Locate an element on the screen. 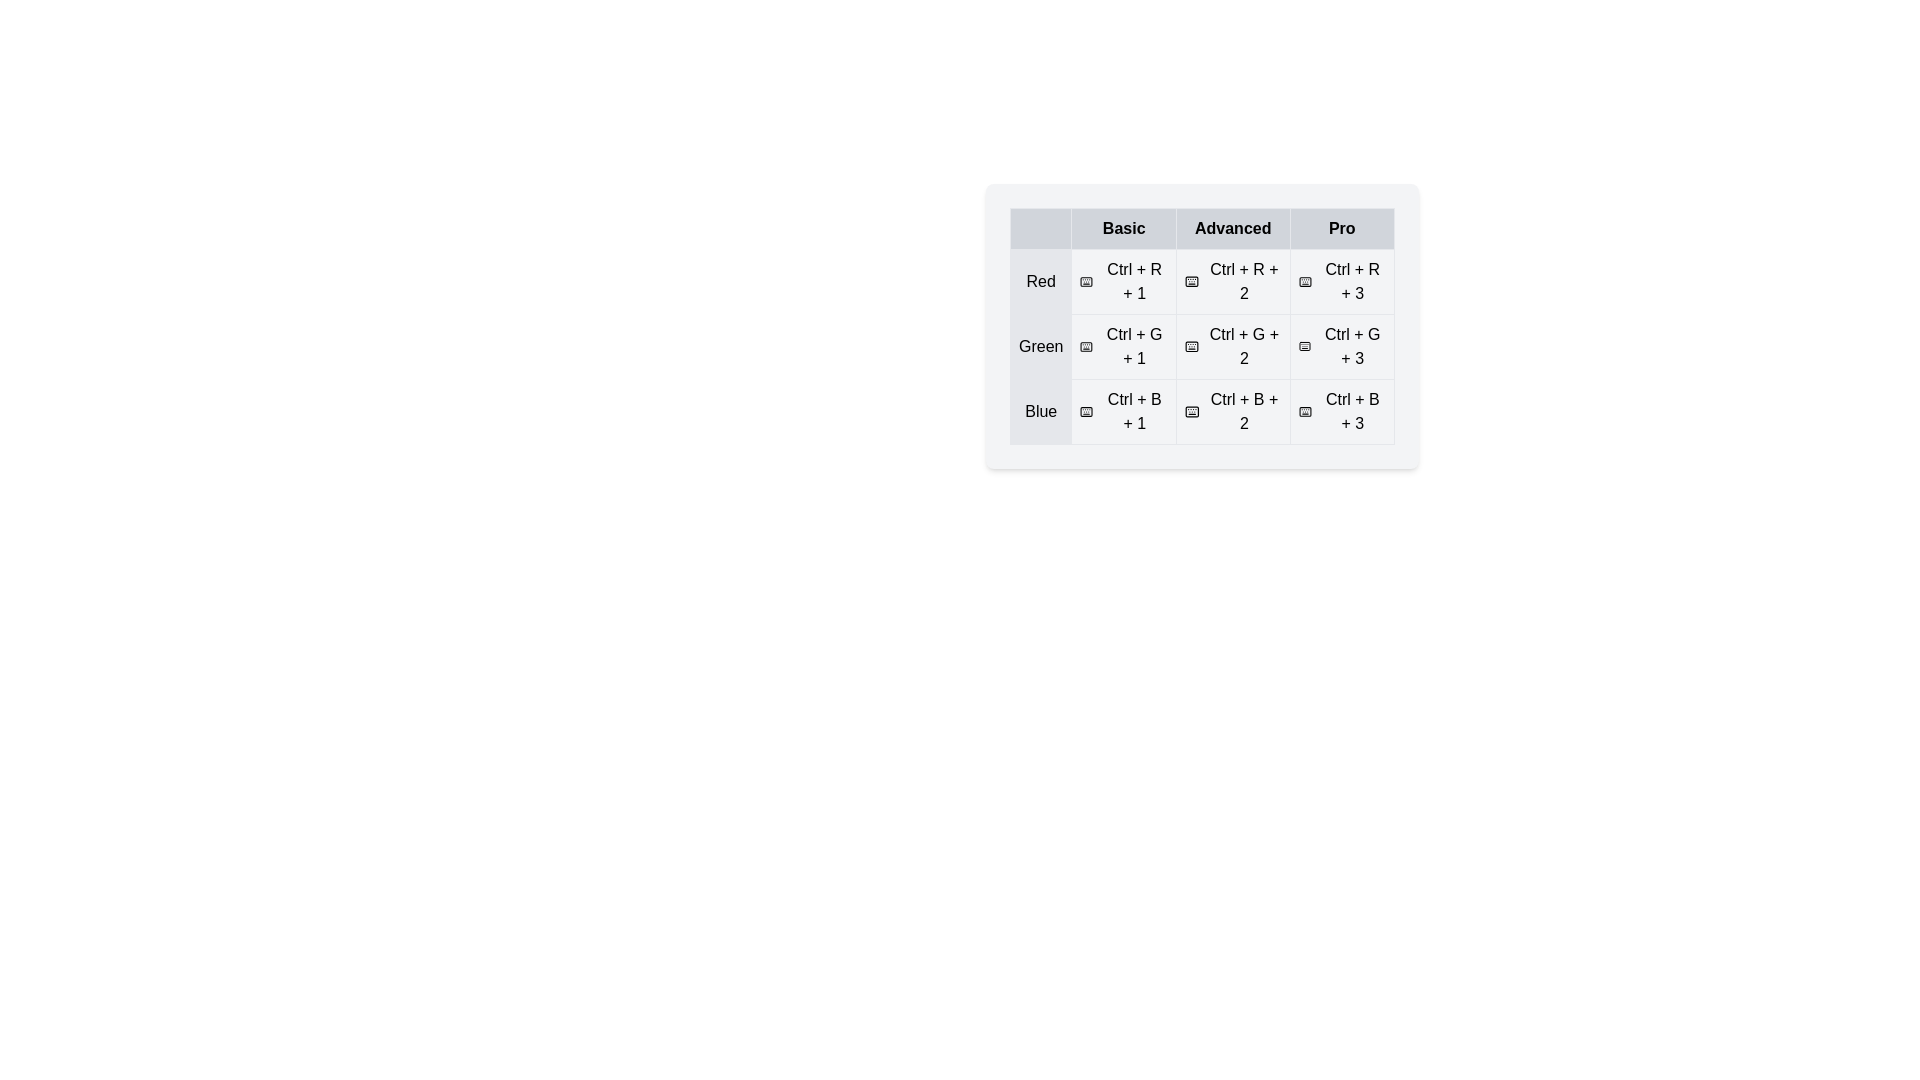 This screenshot has width=1920, height=1080. the static content label with an icon located in the first row labeled 'Red' and first column labeled 'Basic' which displays a keyboard shortcut or command representation is located at coordinates (1124, 281).